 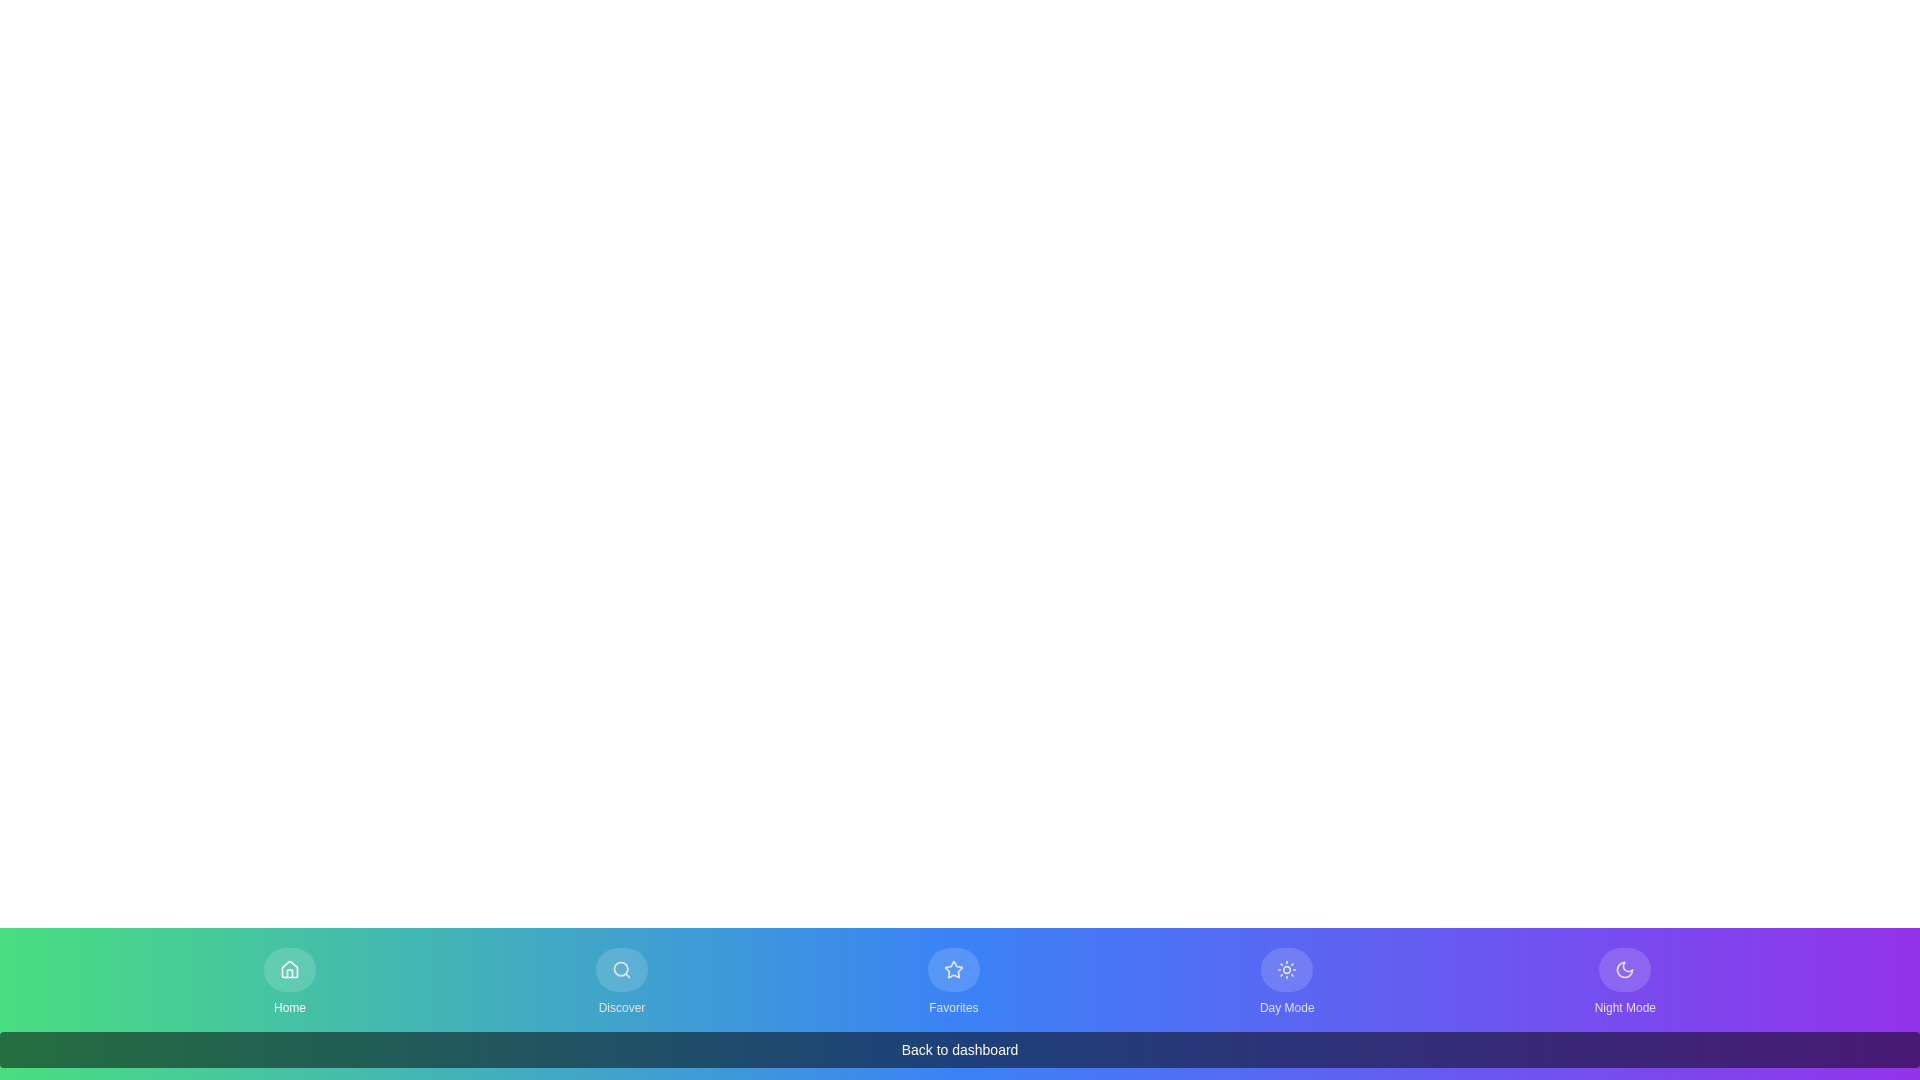 What do you see at coordinates (952, 981) in the screenshot?
I see `the Favorites tab by clicking the corresponding button` at bounding box center [952, 981].